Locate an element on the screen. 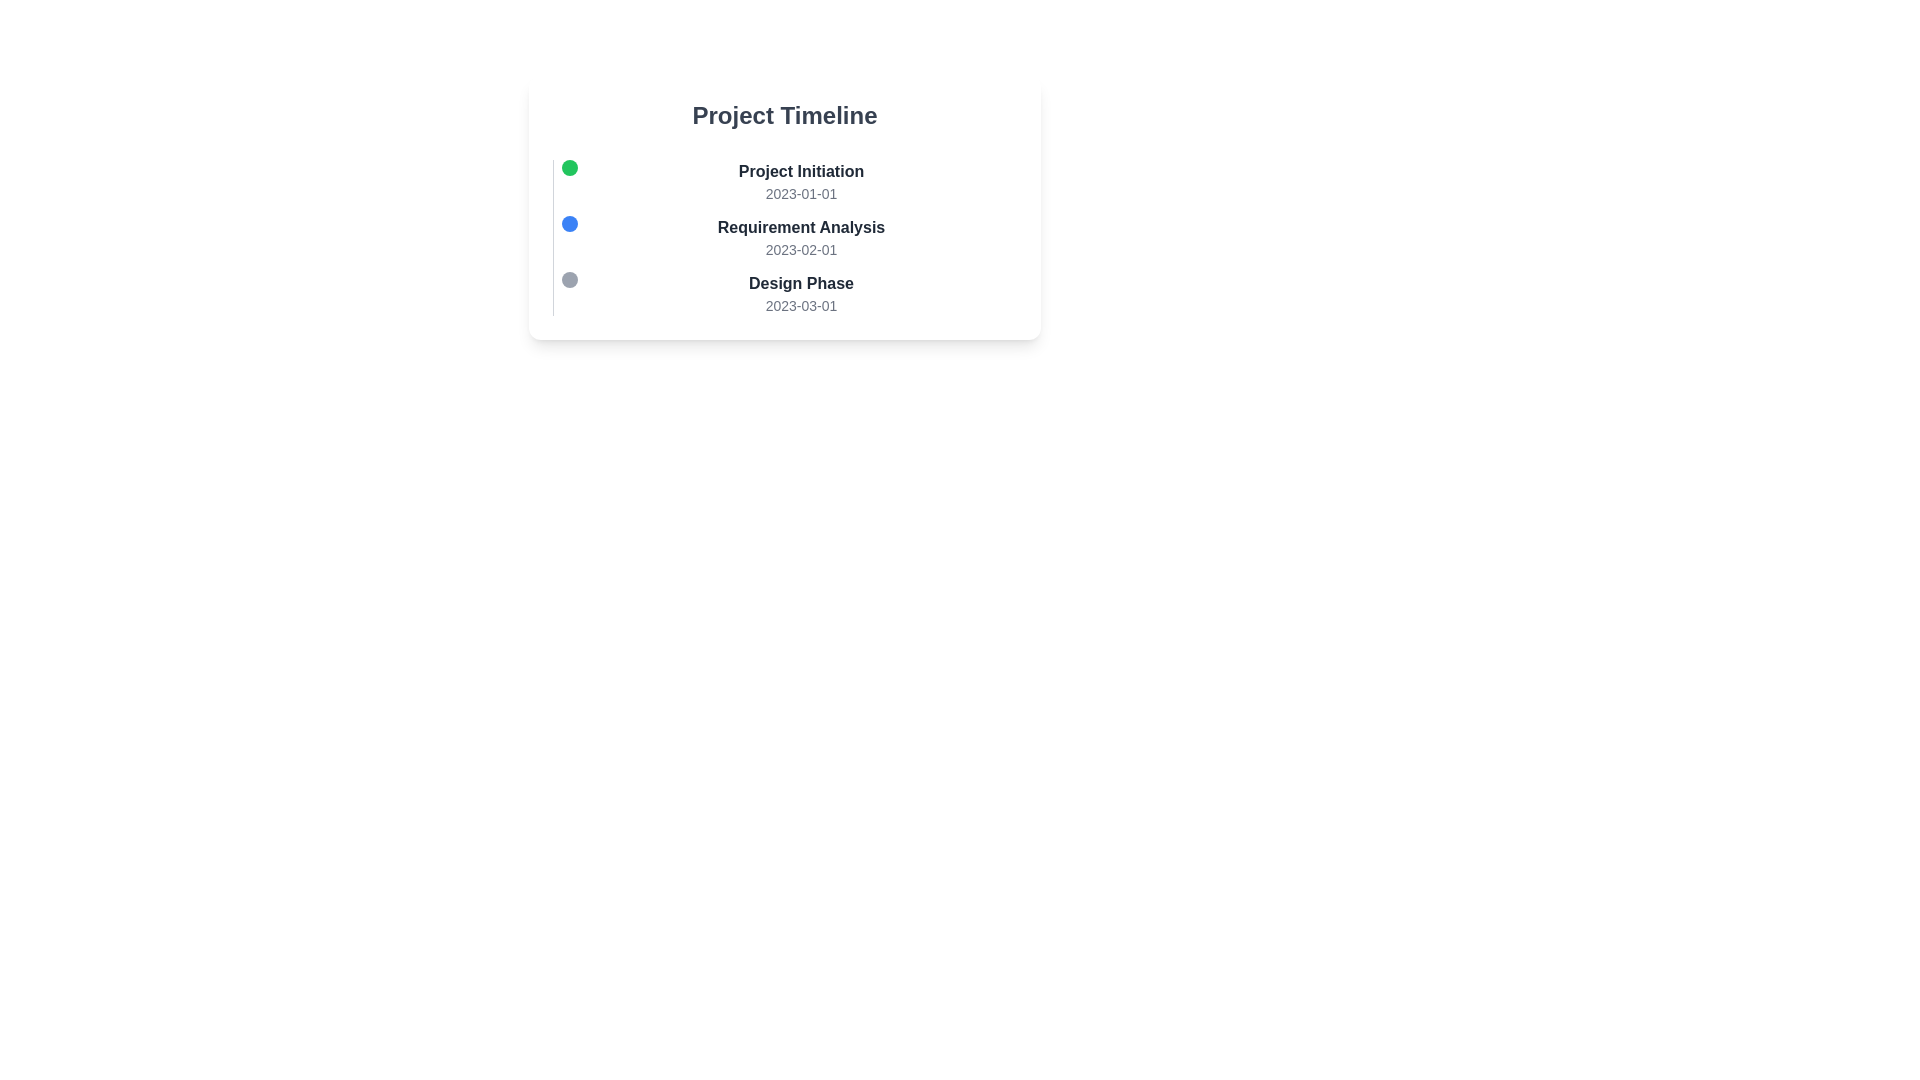 Image resolution: width=1920 pixels, height=1080 pixels. the small circular blue dot located slightly to the left of the text 'Requirement Analysis' and its associated date '2023-02-01'. This blue dot is the second in a vertical sequence of circular indicators, positioned between a green dot above and a gray dot below is located at coordinates (569, 223).